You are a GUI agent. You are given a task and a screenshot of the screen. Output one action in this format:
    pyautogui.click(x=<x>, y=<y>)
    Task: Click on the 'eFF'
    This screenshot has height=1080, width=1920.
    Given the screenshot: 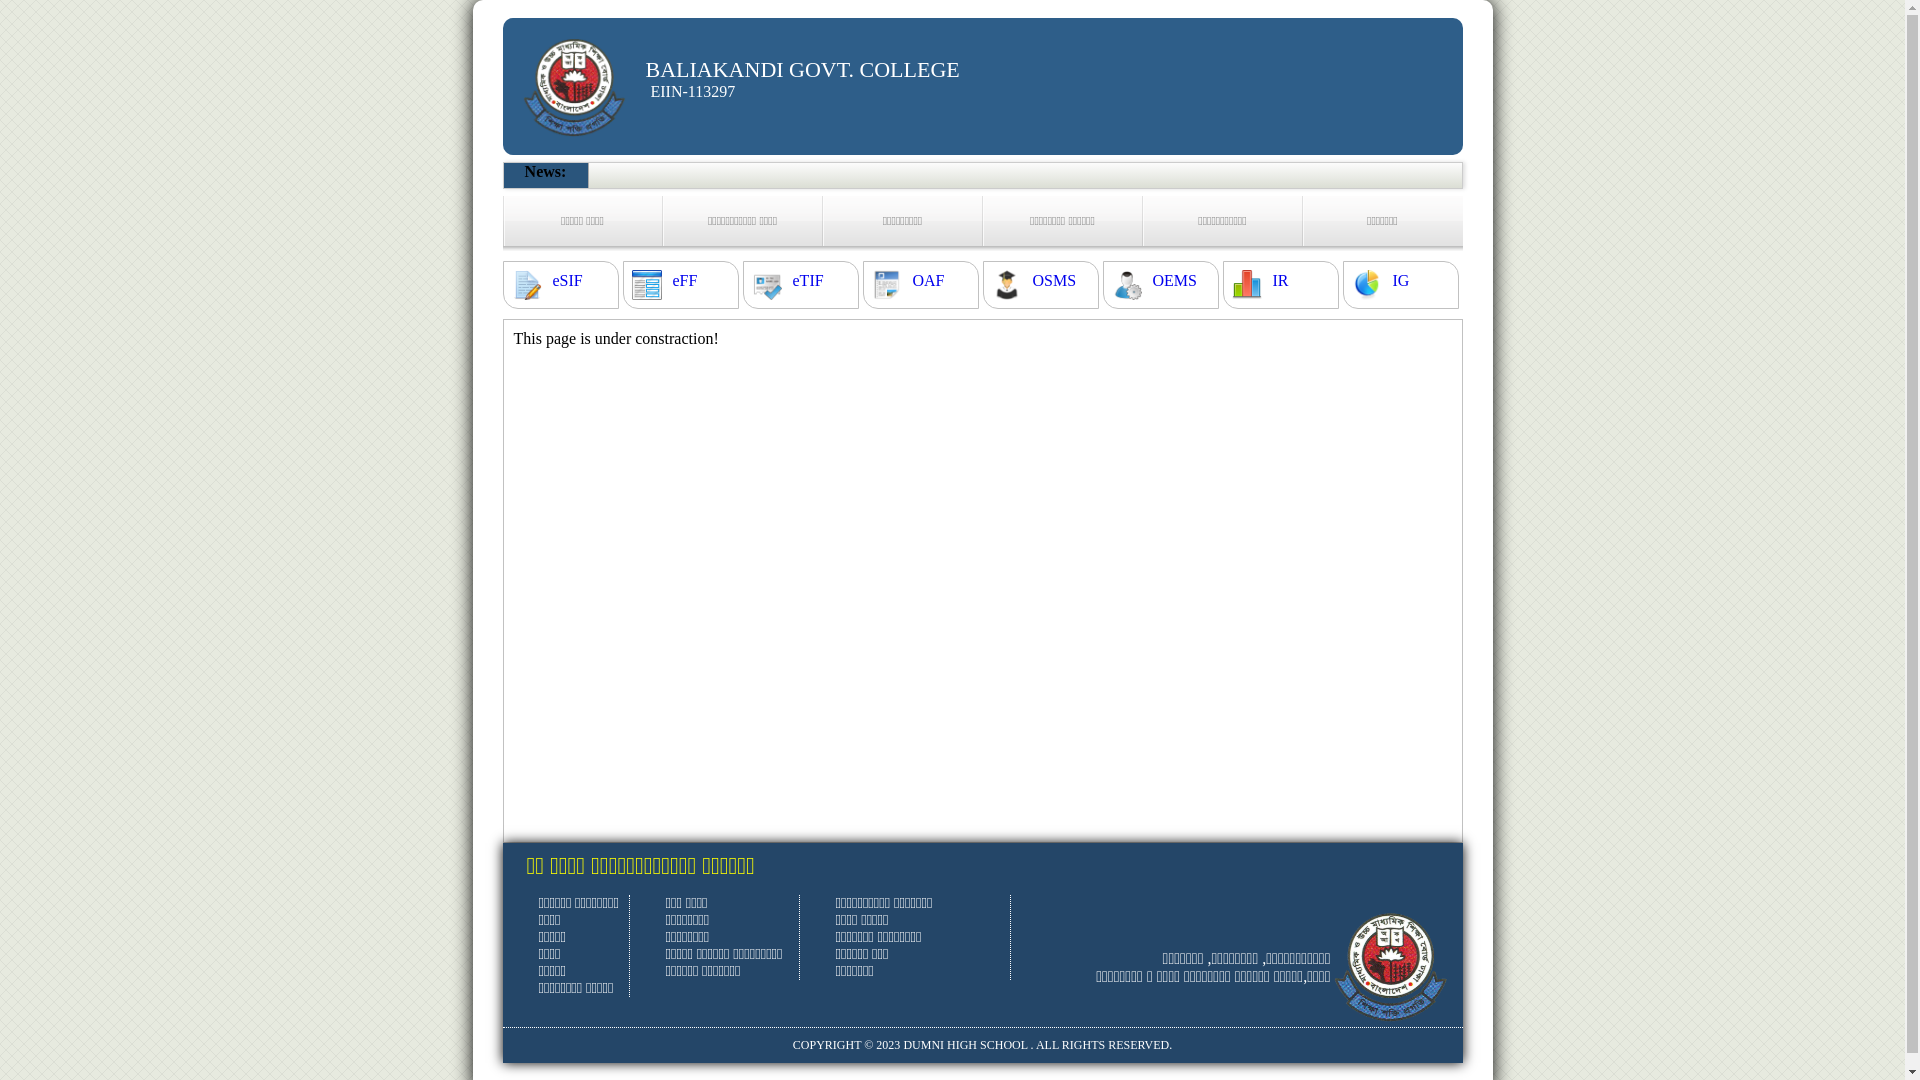 What is the action you would take?
    pyautogui.click(x=684, y=281)
    